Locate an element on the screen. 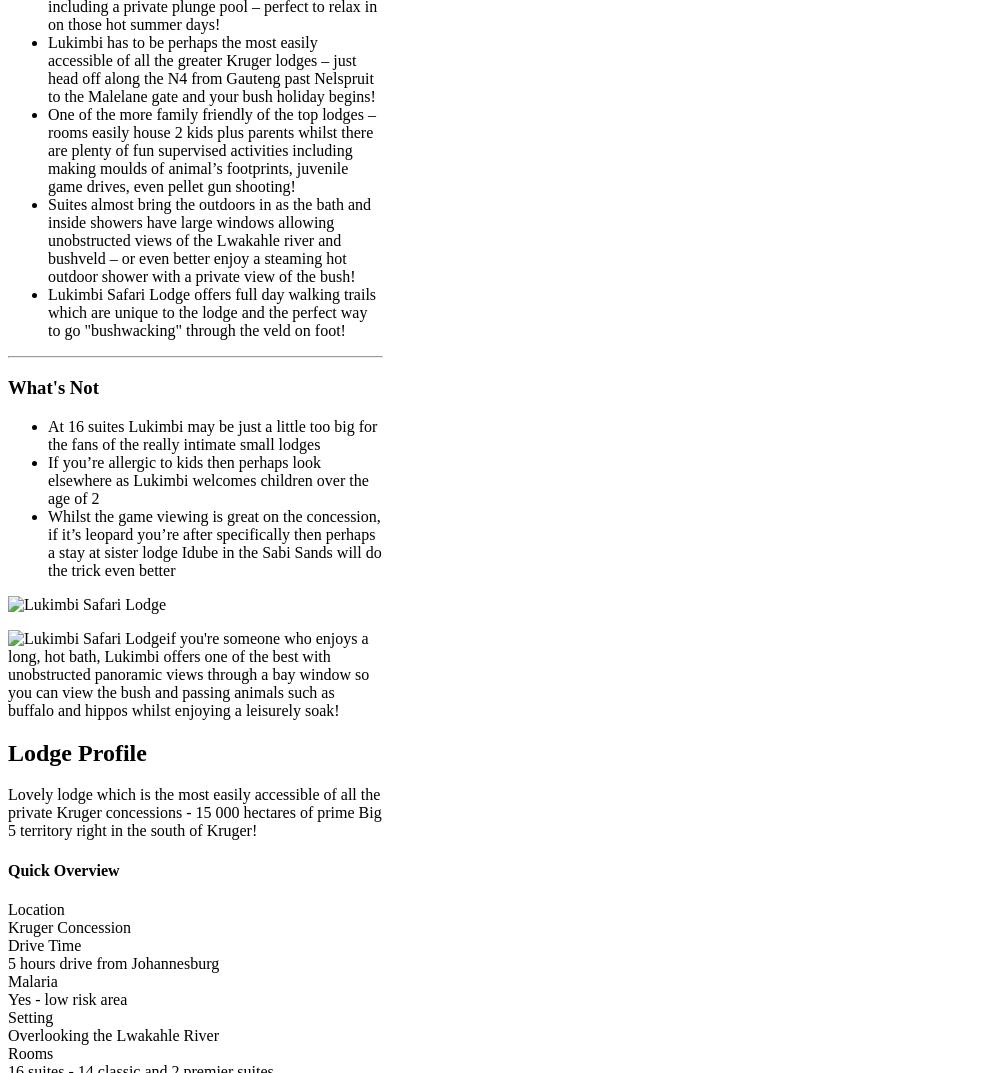 The height and width of the screenshot is (1073, 998). 'if you're someone who enjoys a long, hot bath, Lukimbi offers one of the best with unobstructed panoramic views through a bay window so you can view the bush and passing animals such as buffalo and hippos whilst enjoying a leisurely soak!' is located at coordinates (187, 673).